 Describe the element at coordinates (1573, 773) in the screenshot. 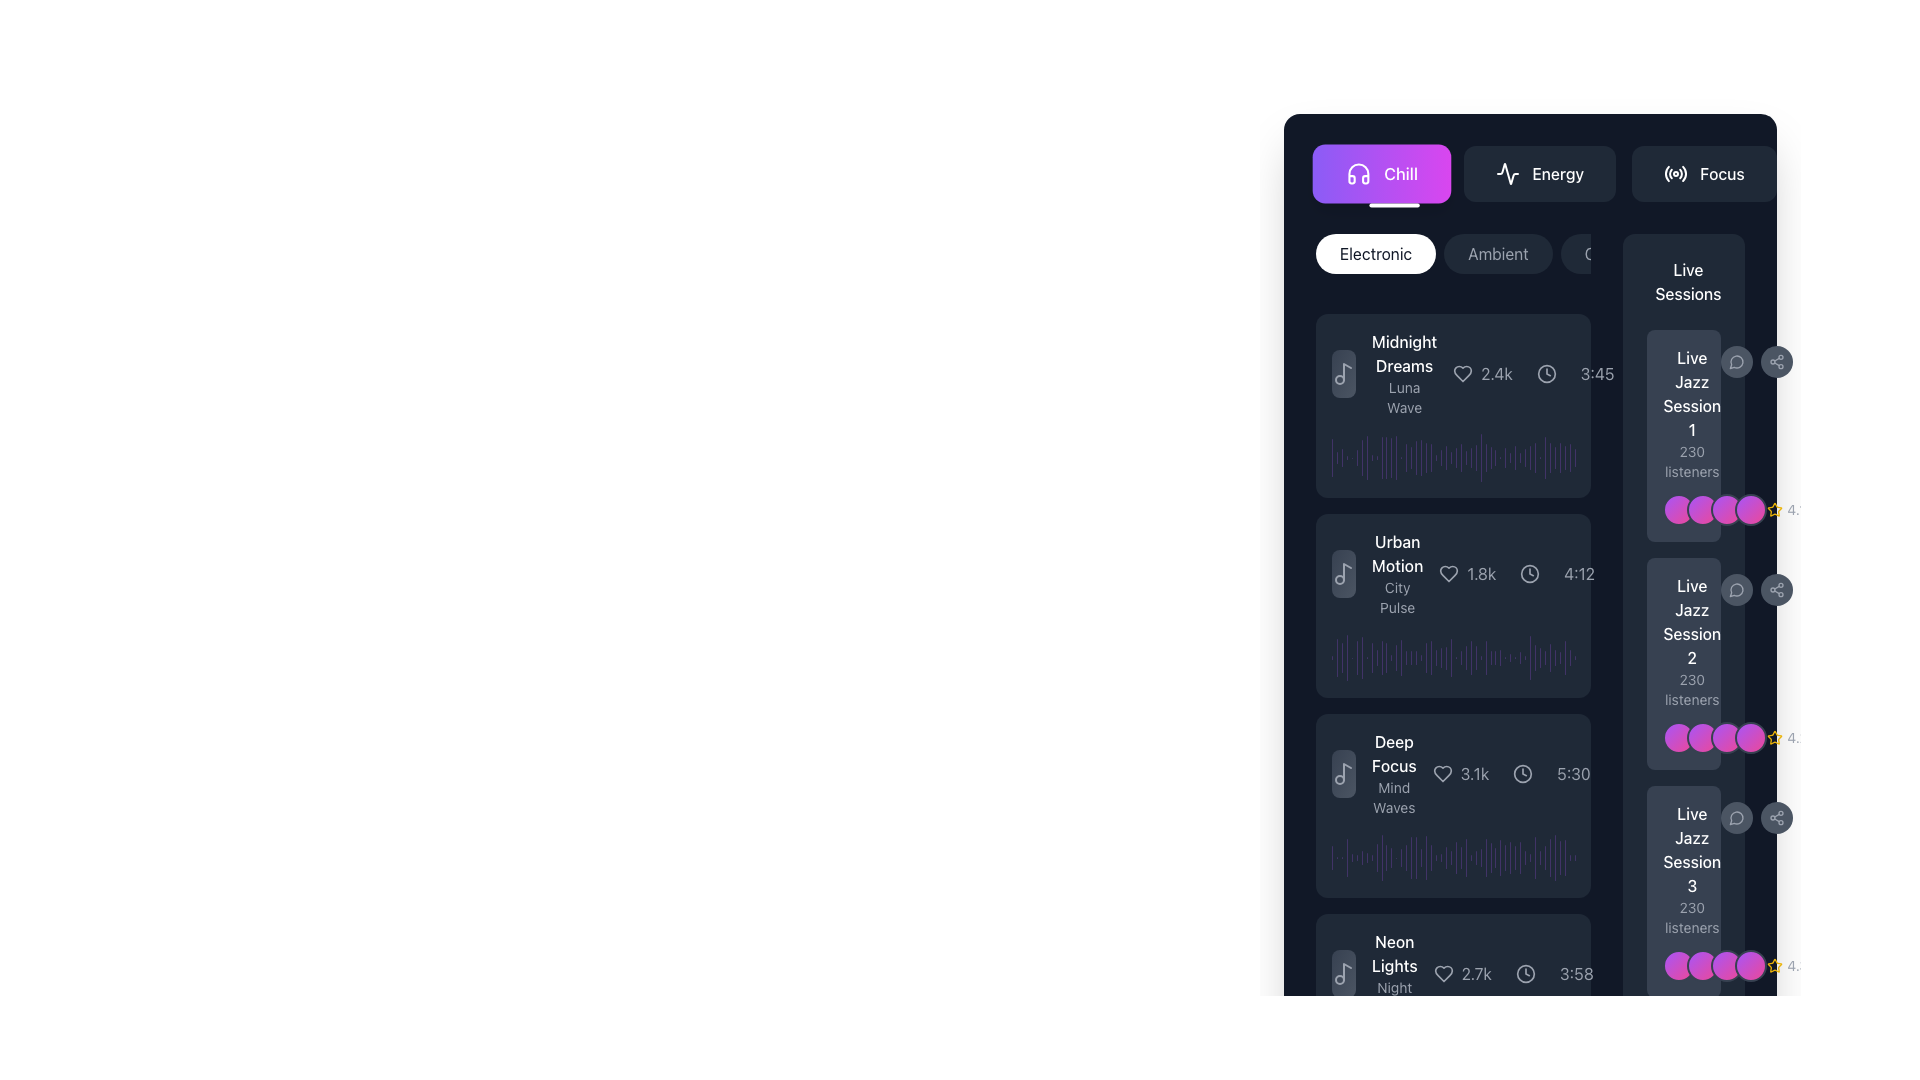

I see `time displayed in the text component showing '5:30', which is styled in white on a dark background and positioned to the right of the clock icon` at that location.